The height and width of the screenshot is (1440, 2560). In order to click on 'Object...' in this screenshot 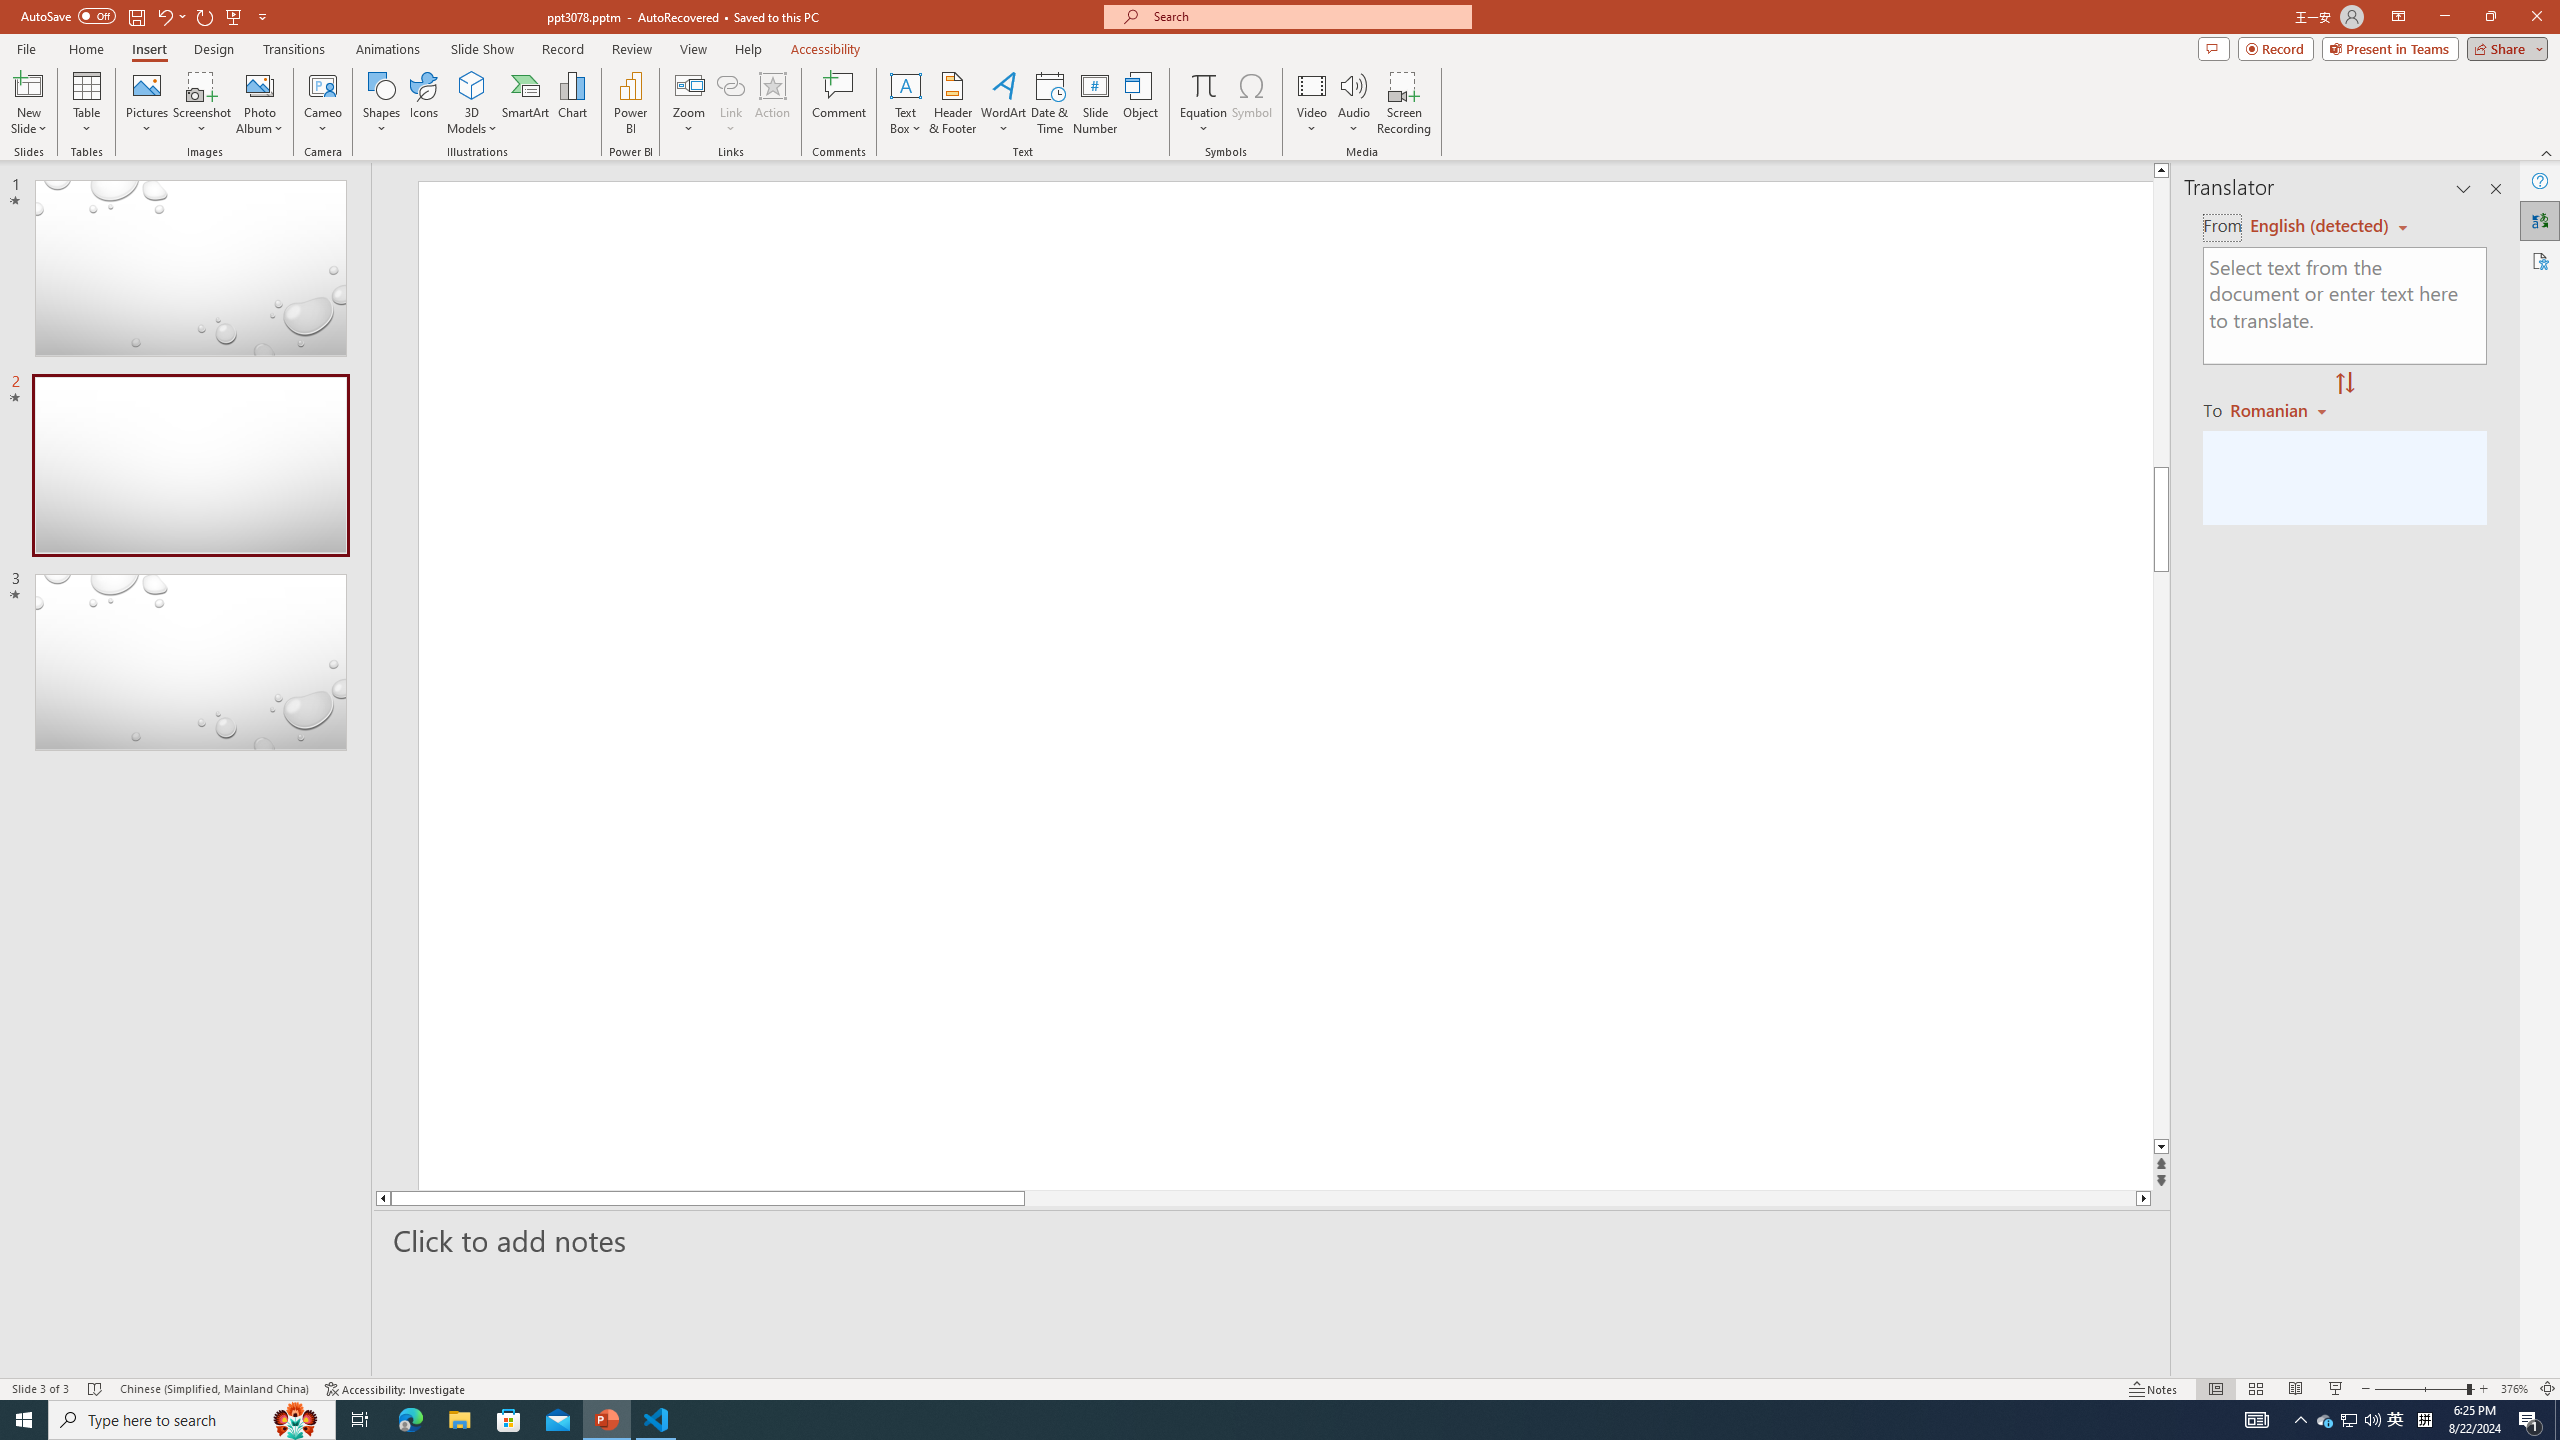, I will do `click(1141, 103)`.